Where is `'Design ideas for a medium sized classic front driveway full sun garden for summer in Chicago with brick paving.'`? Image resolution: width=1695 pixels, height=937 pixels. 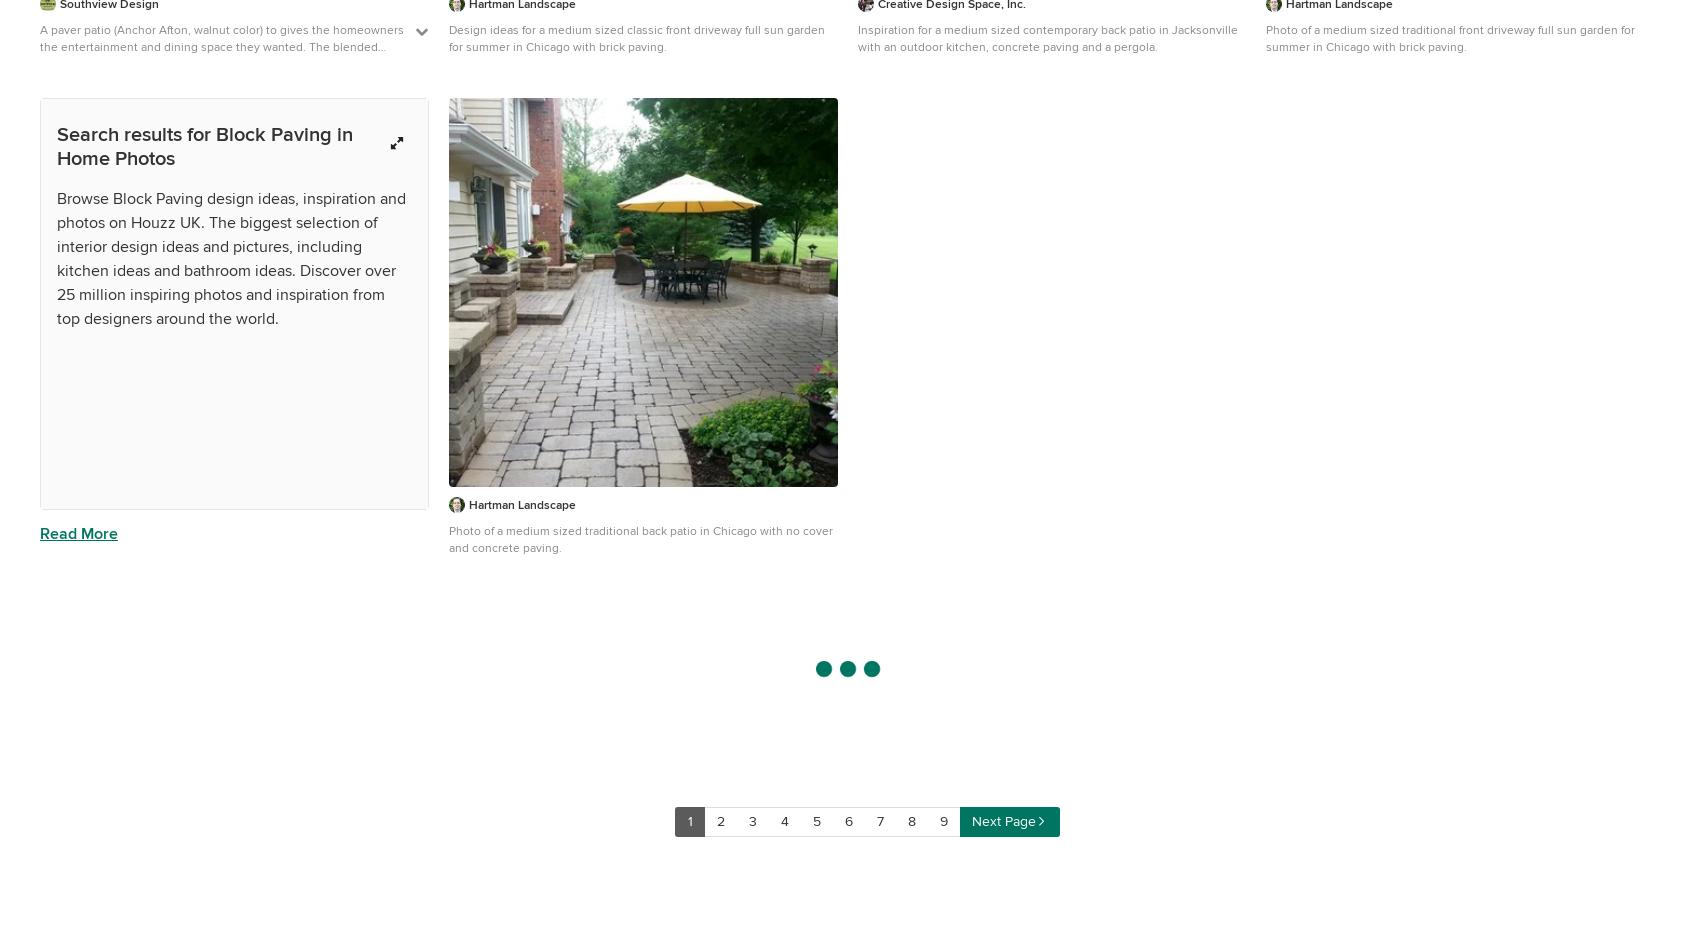
'Design ideas for a medium sized classic front driveway full sun garden for summer in Chicago with brick paving.' is located at coordinates (634, 38).